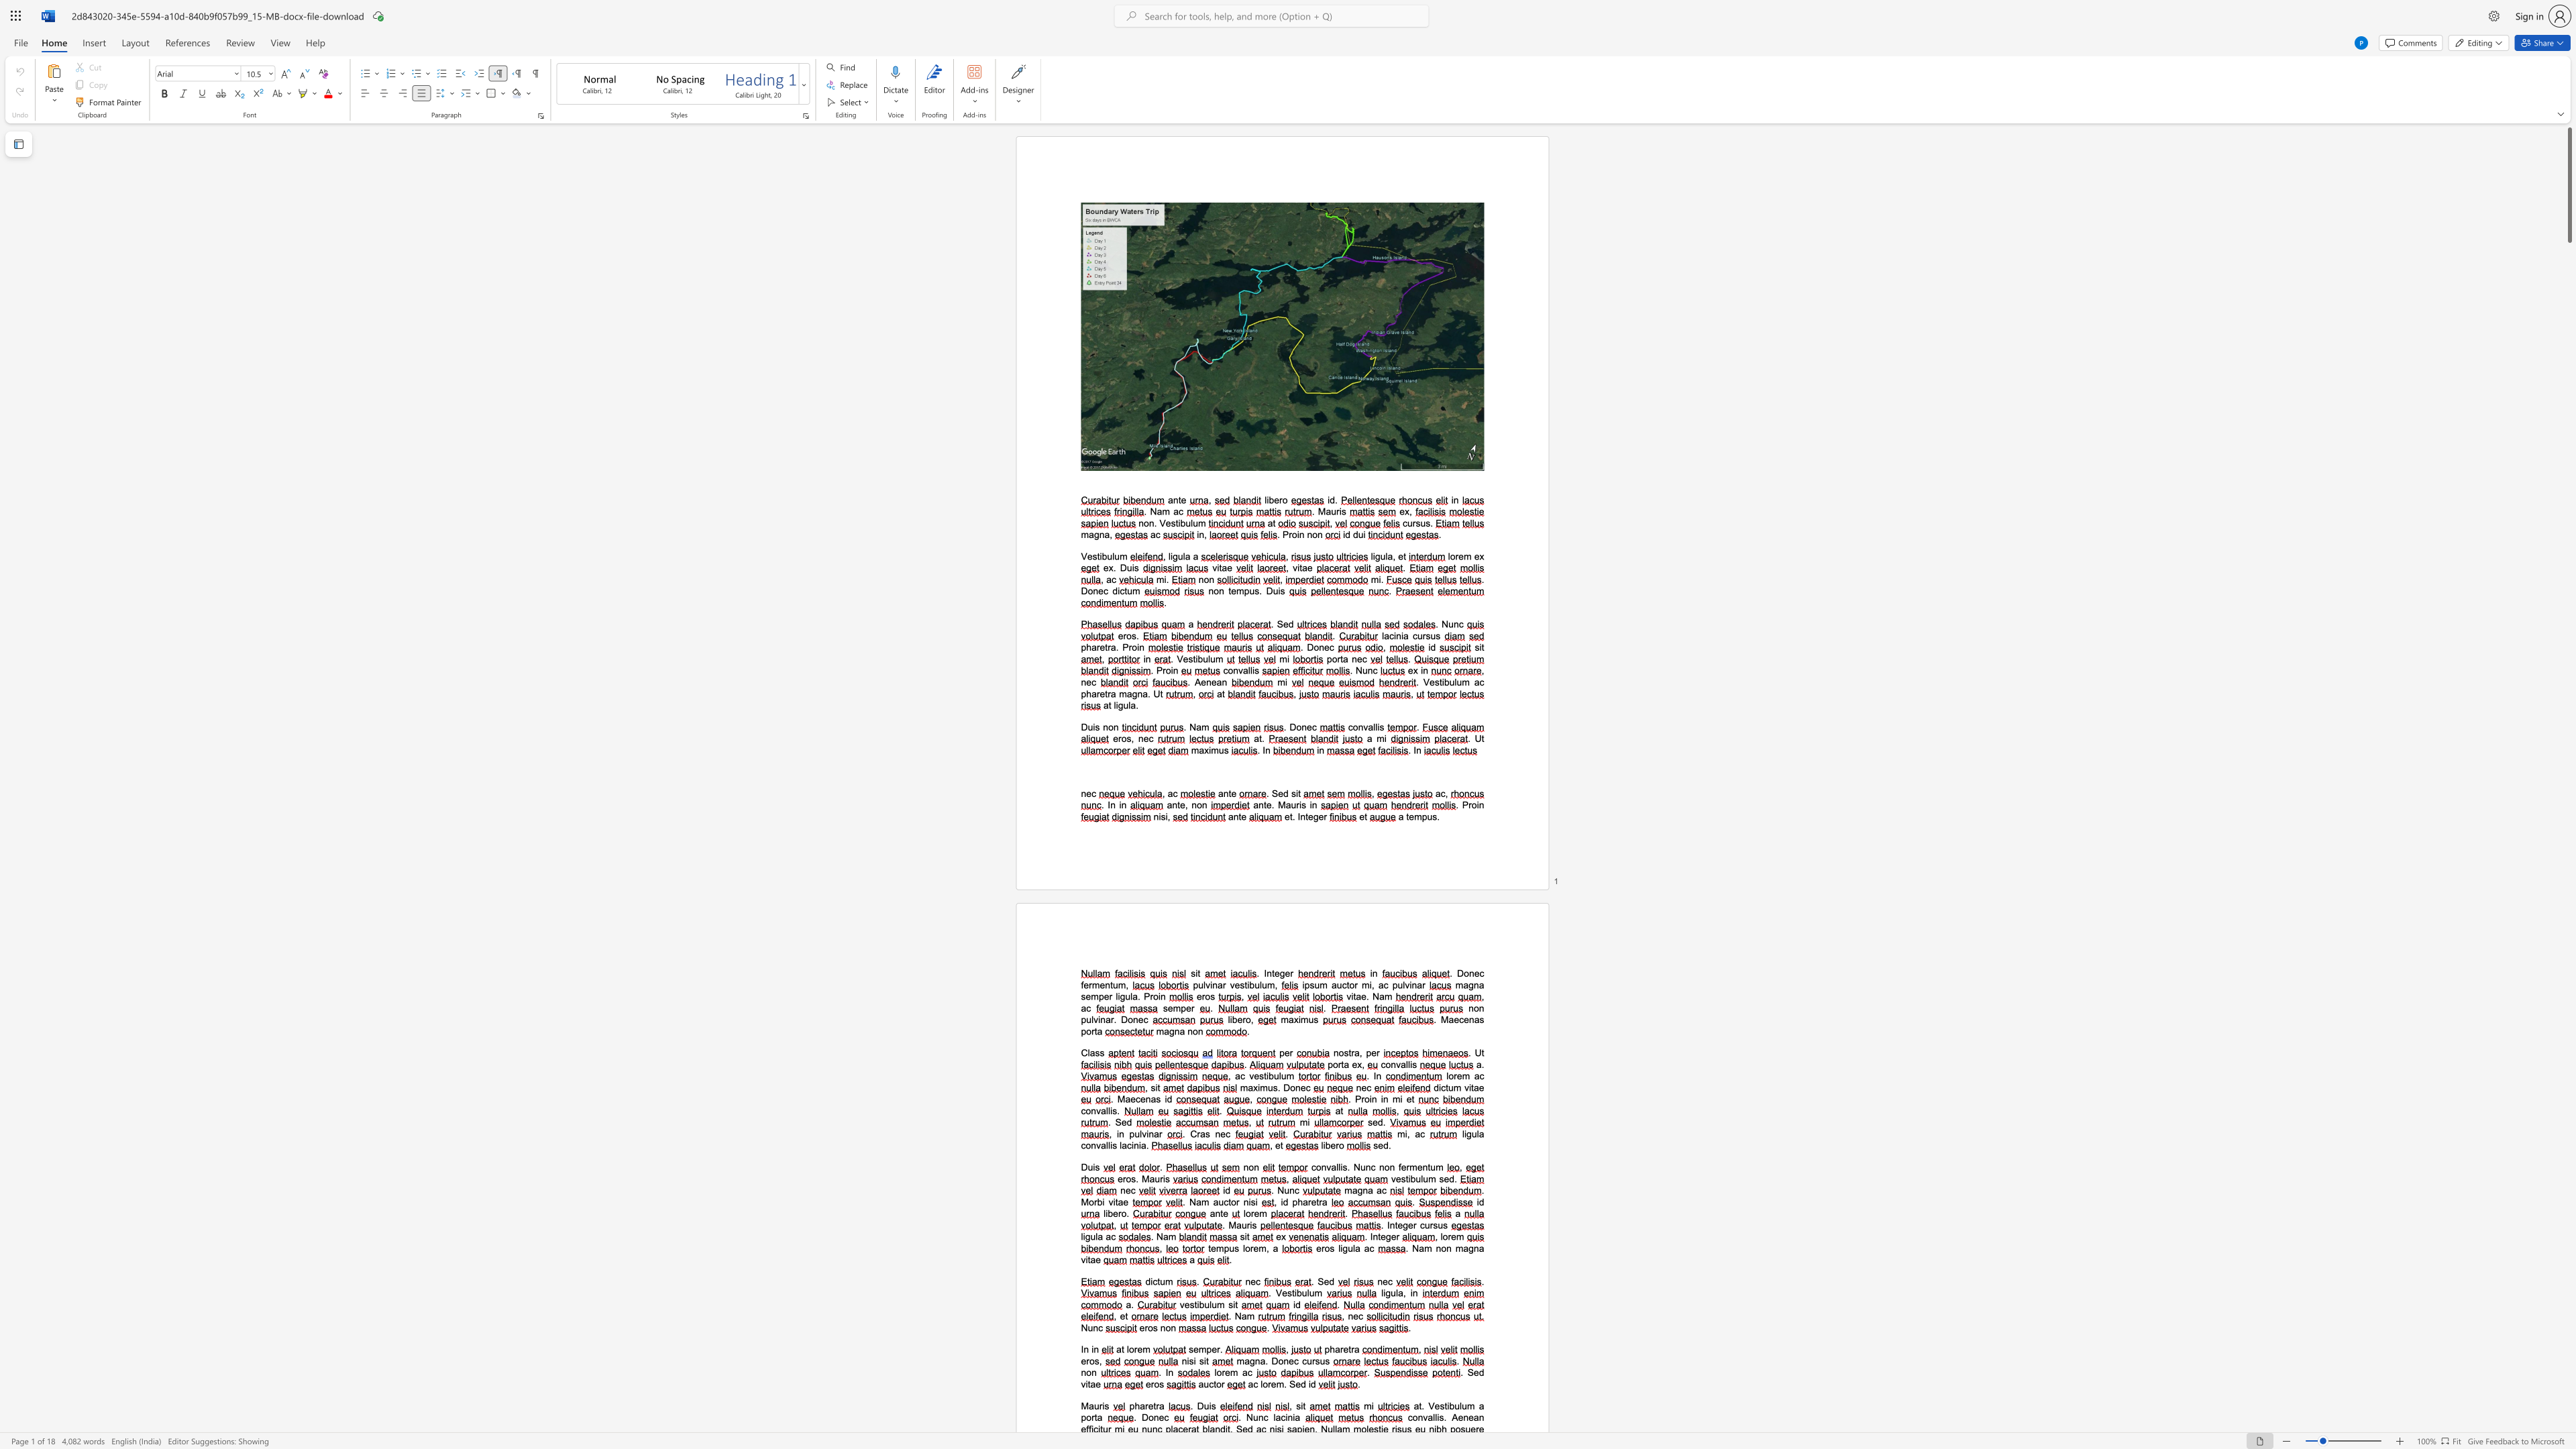 The width and height of the screenshot is (2576, 1449). I want to click on the space between the continuous character "i" and "p" in the text, so click(1304, 985).